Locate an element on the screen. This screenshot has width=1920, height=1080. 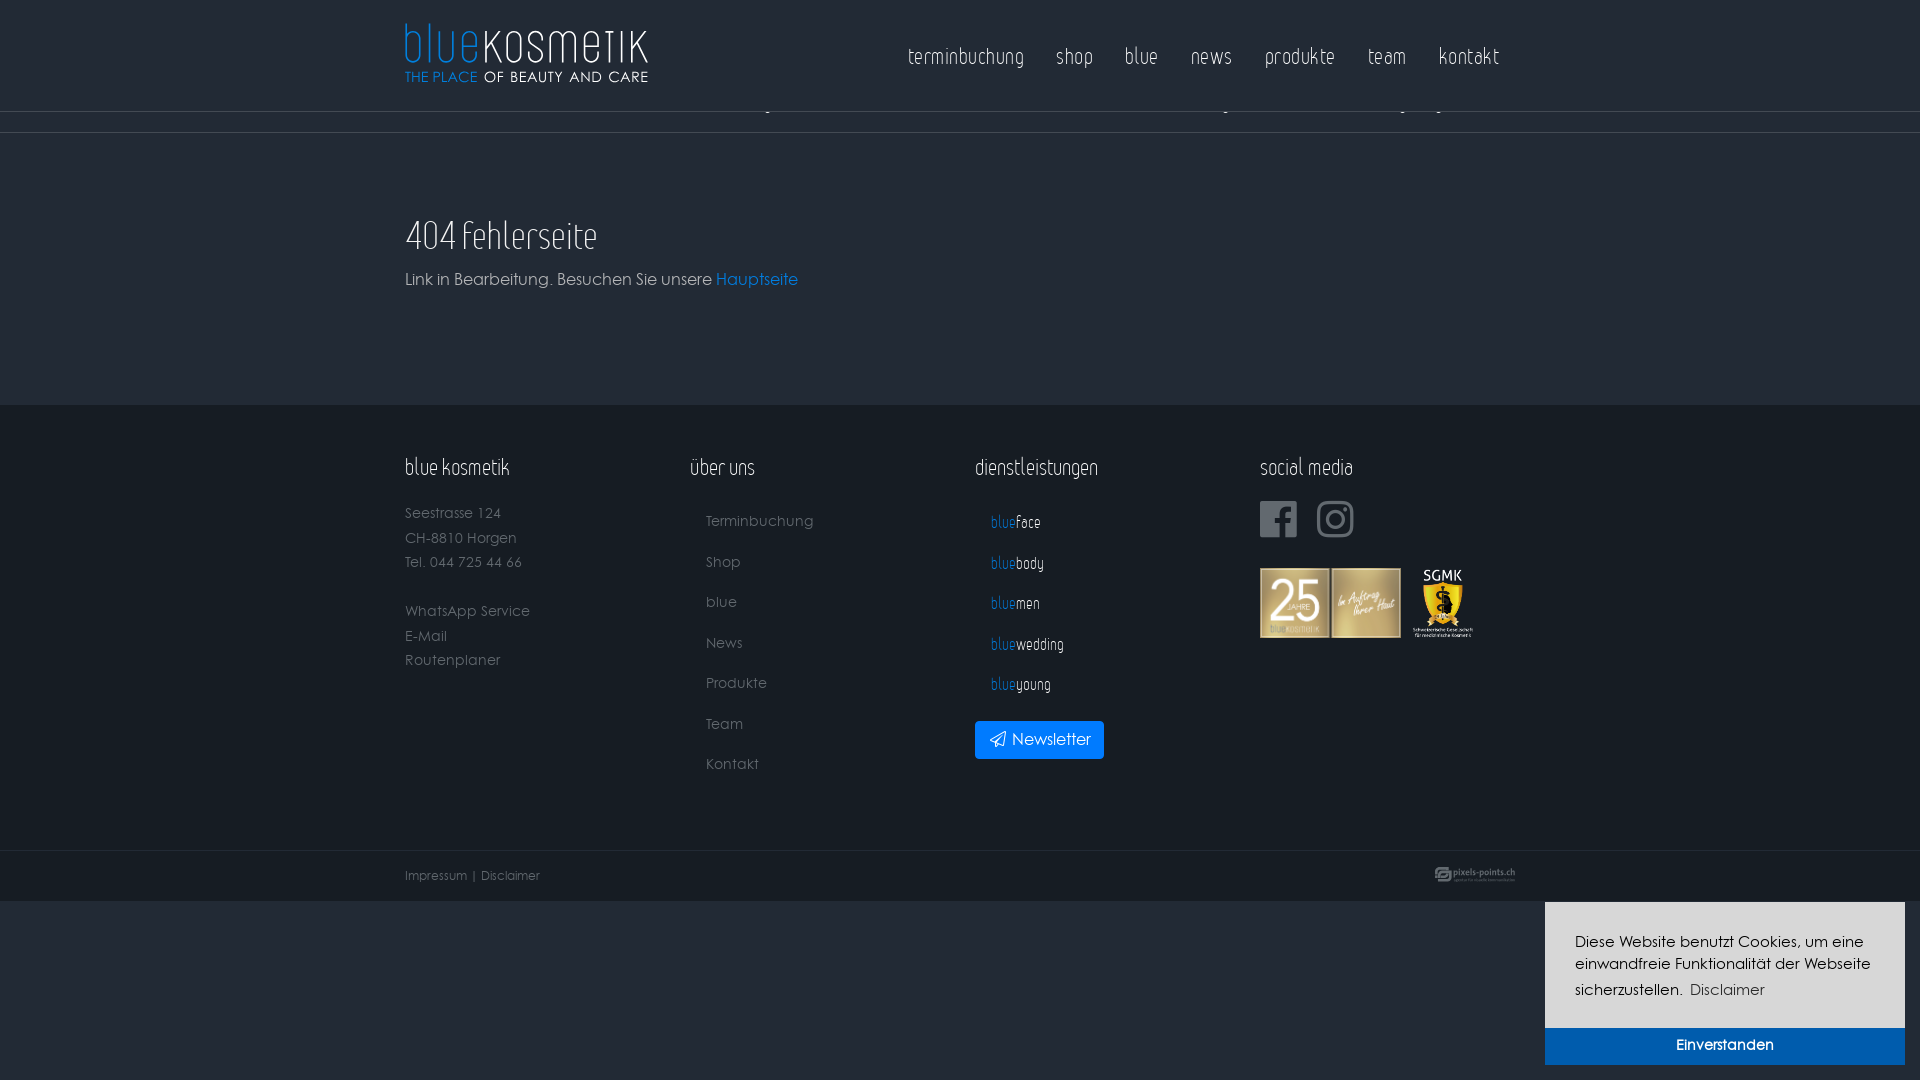
'Kontakt' is located at coordinates (690, 765).